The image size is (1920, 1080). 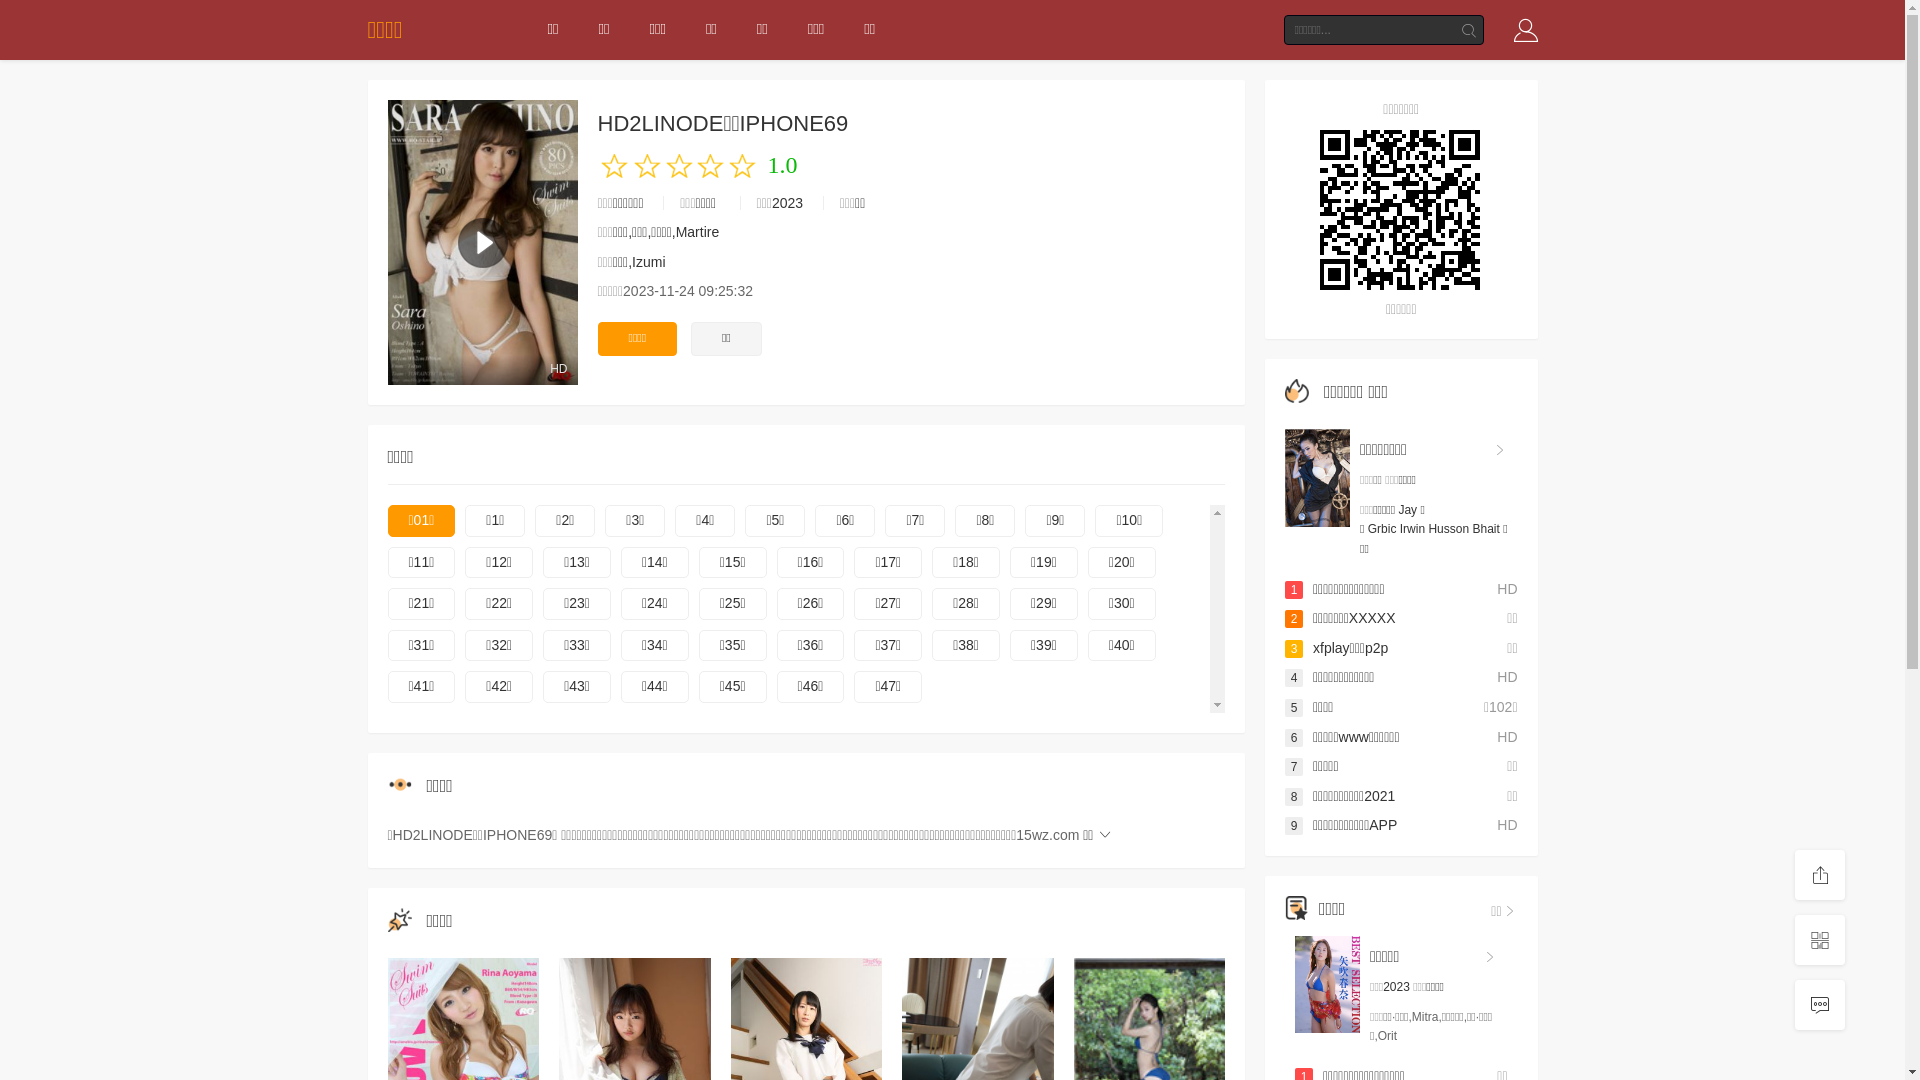 I want to click on 'HD', so click(x=483, y=241).